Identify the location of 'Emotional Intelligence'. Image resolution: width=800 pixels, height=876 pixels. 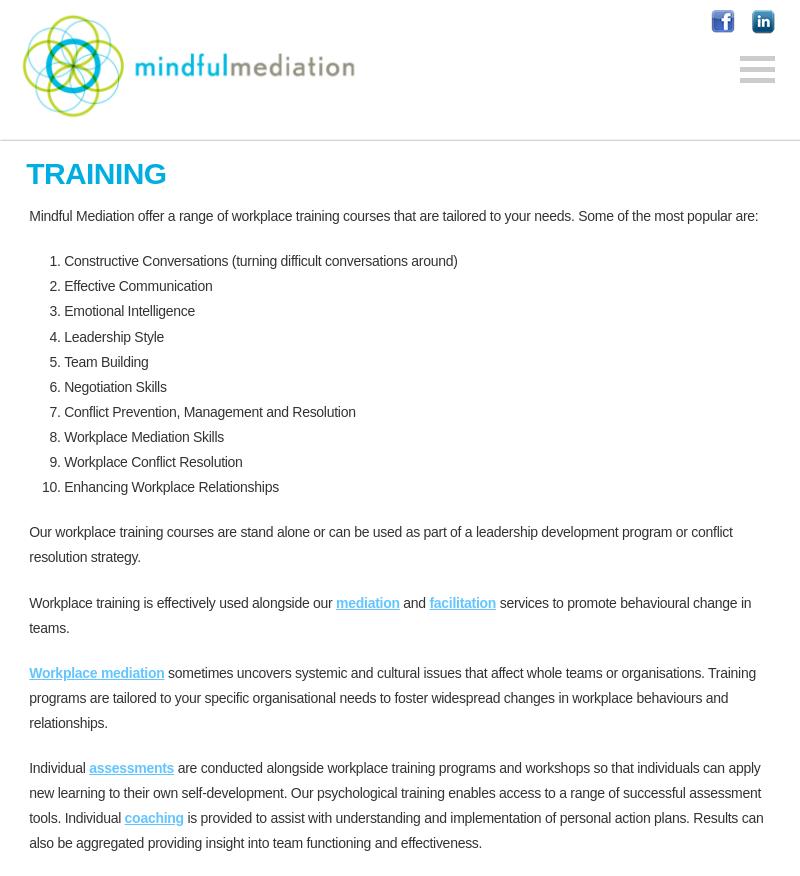
(128, 310).